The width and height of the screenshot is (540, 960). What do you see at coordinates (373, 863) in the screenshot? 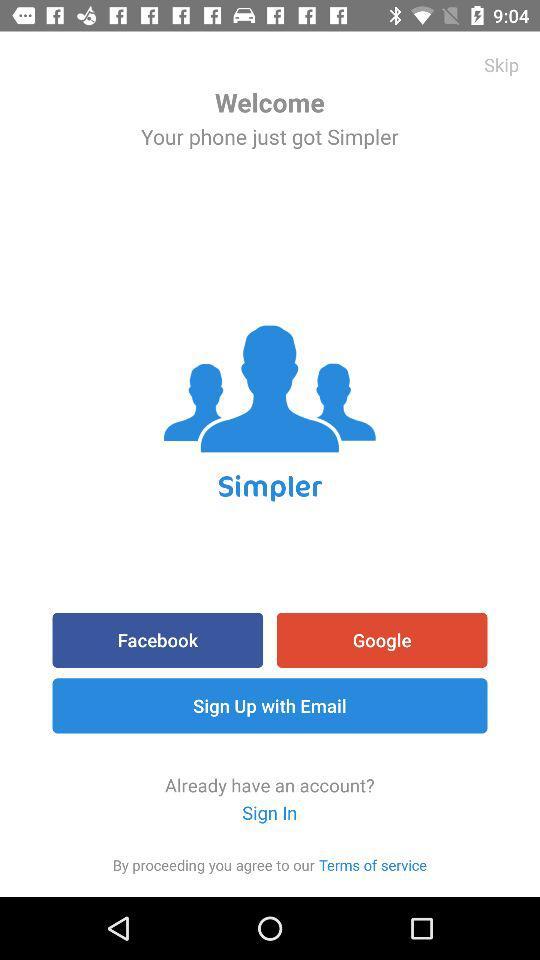
I see `icon below already have an` at bounding box center [373, 863].